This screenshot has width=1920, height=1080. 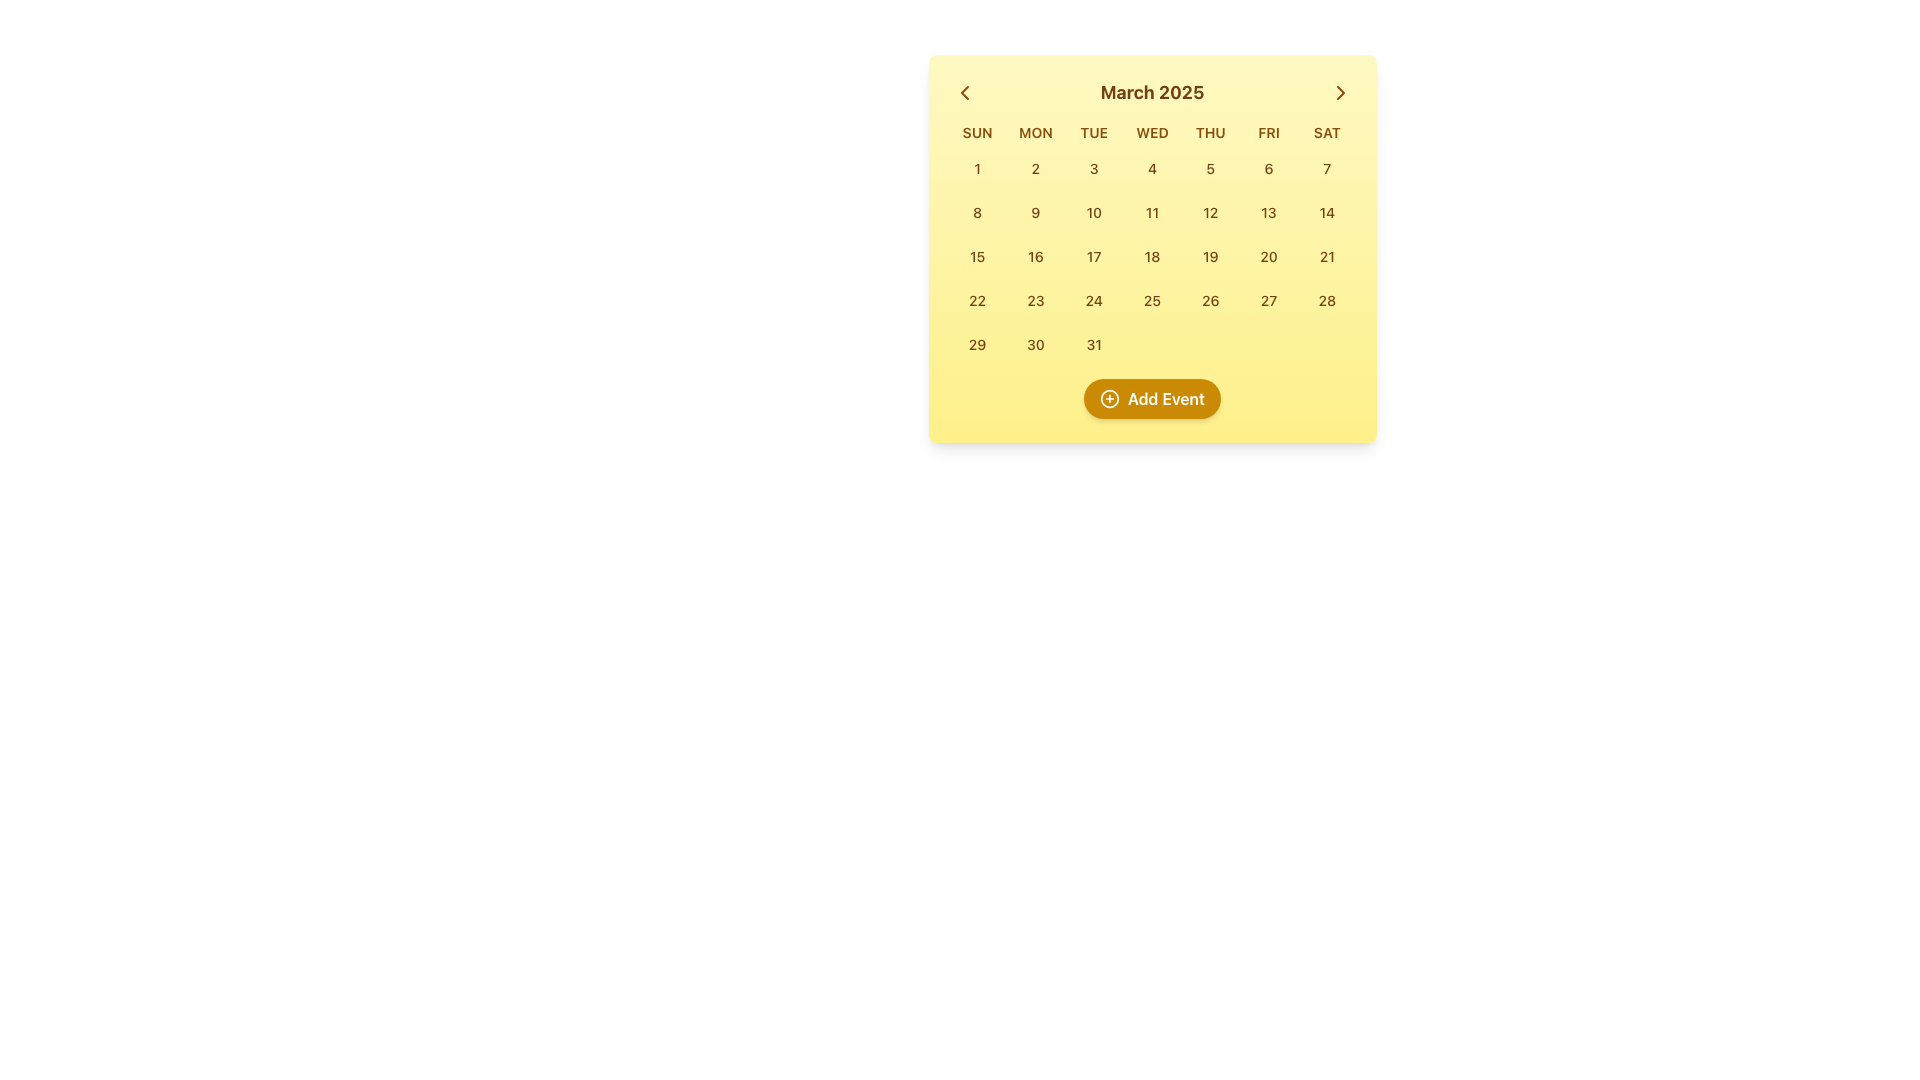 I want to click on the text label indicating the 22nd day in the calendar, so click(x=977, y=300).